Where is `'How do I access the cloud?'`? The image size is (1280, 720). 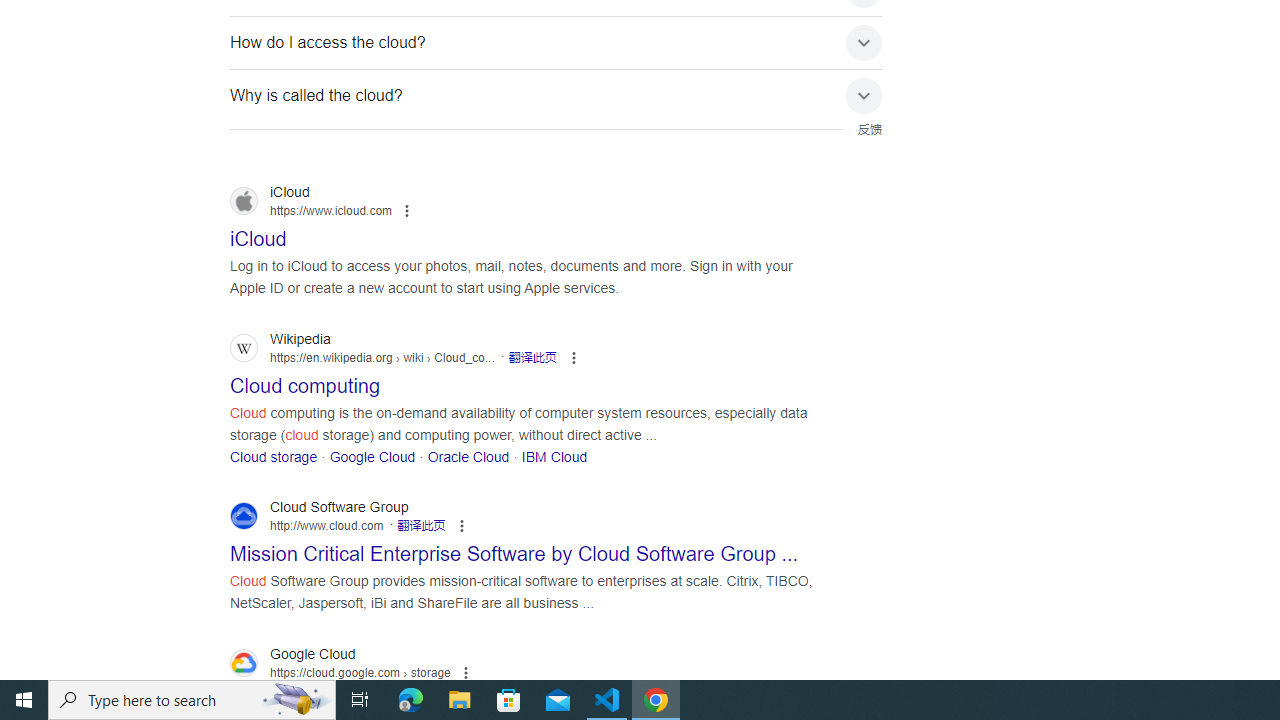
'How do I access the cloud?' is located at coordinates (556, 42).